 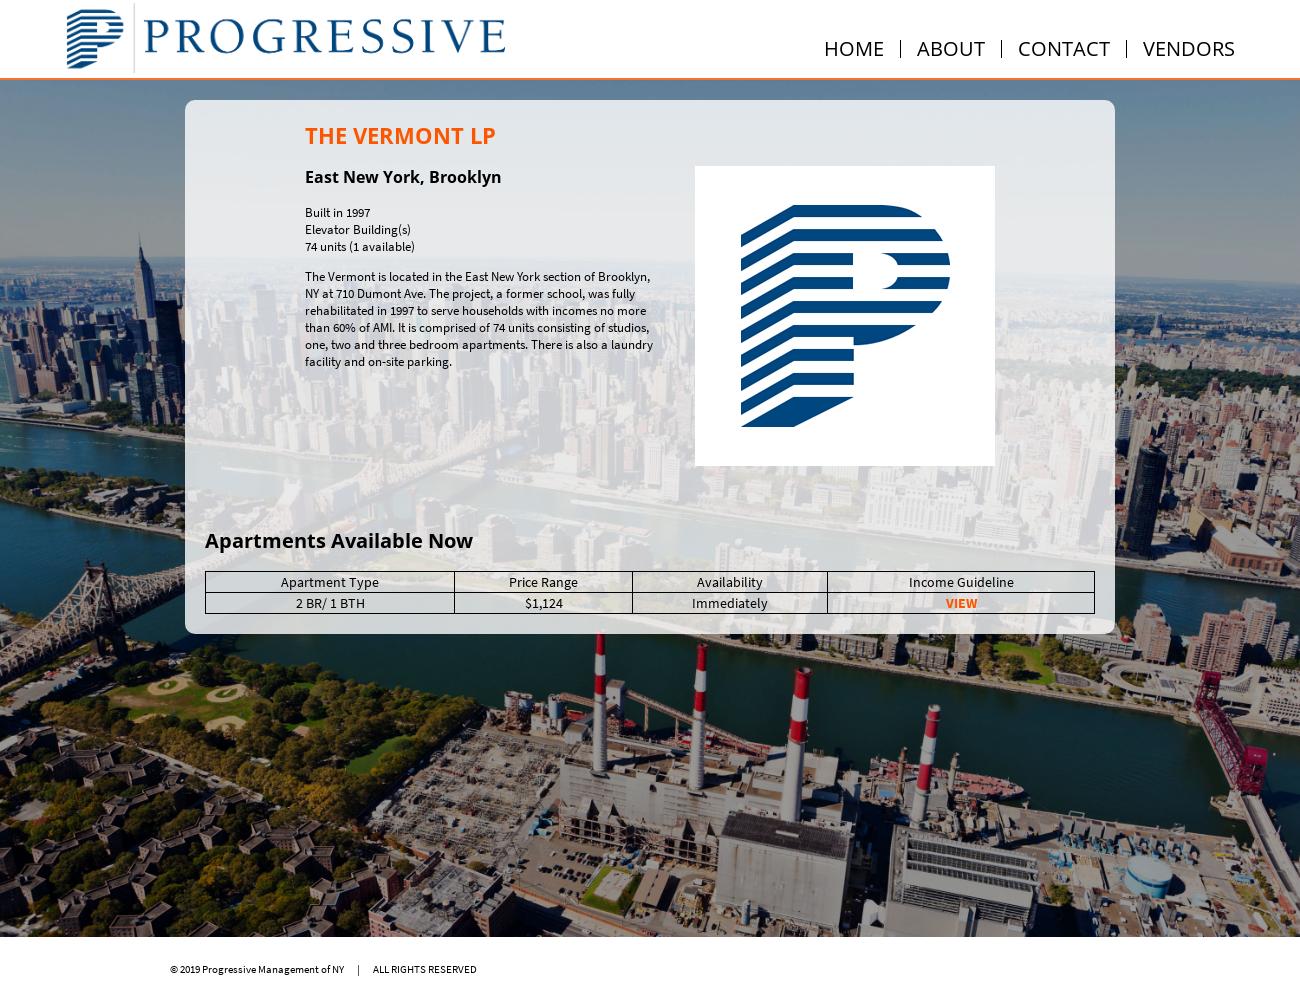 What do you see at coordinates (338, 540) in the screenshot?
I see `'Apartments Available Now'` at bounding box center [338, 540].